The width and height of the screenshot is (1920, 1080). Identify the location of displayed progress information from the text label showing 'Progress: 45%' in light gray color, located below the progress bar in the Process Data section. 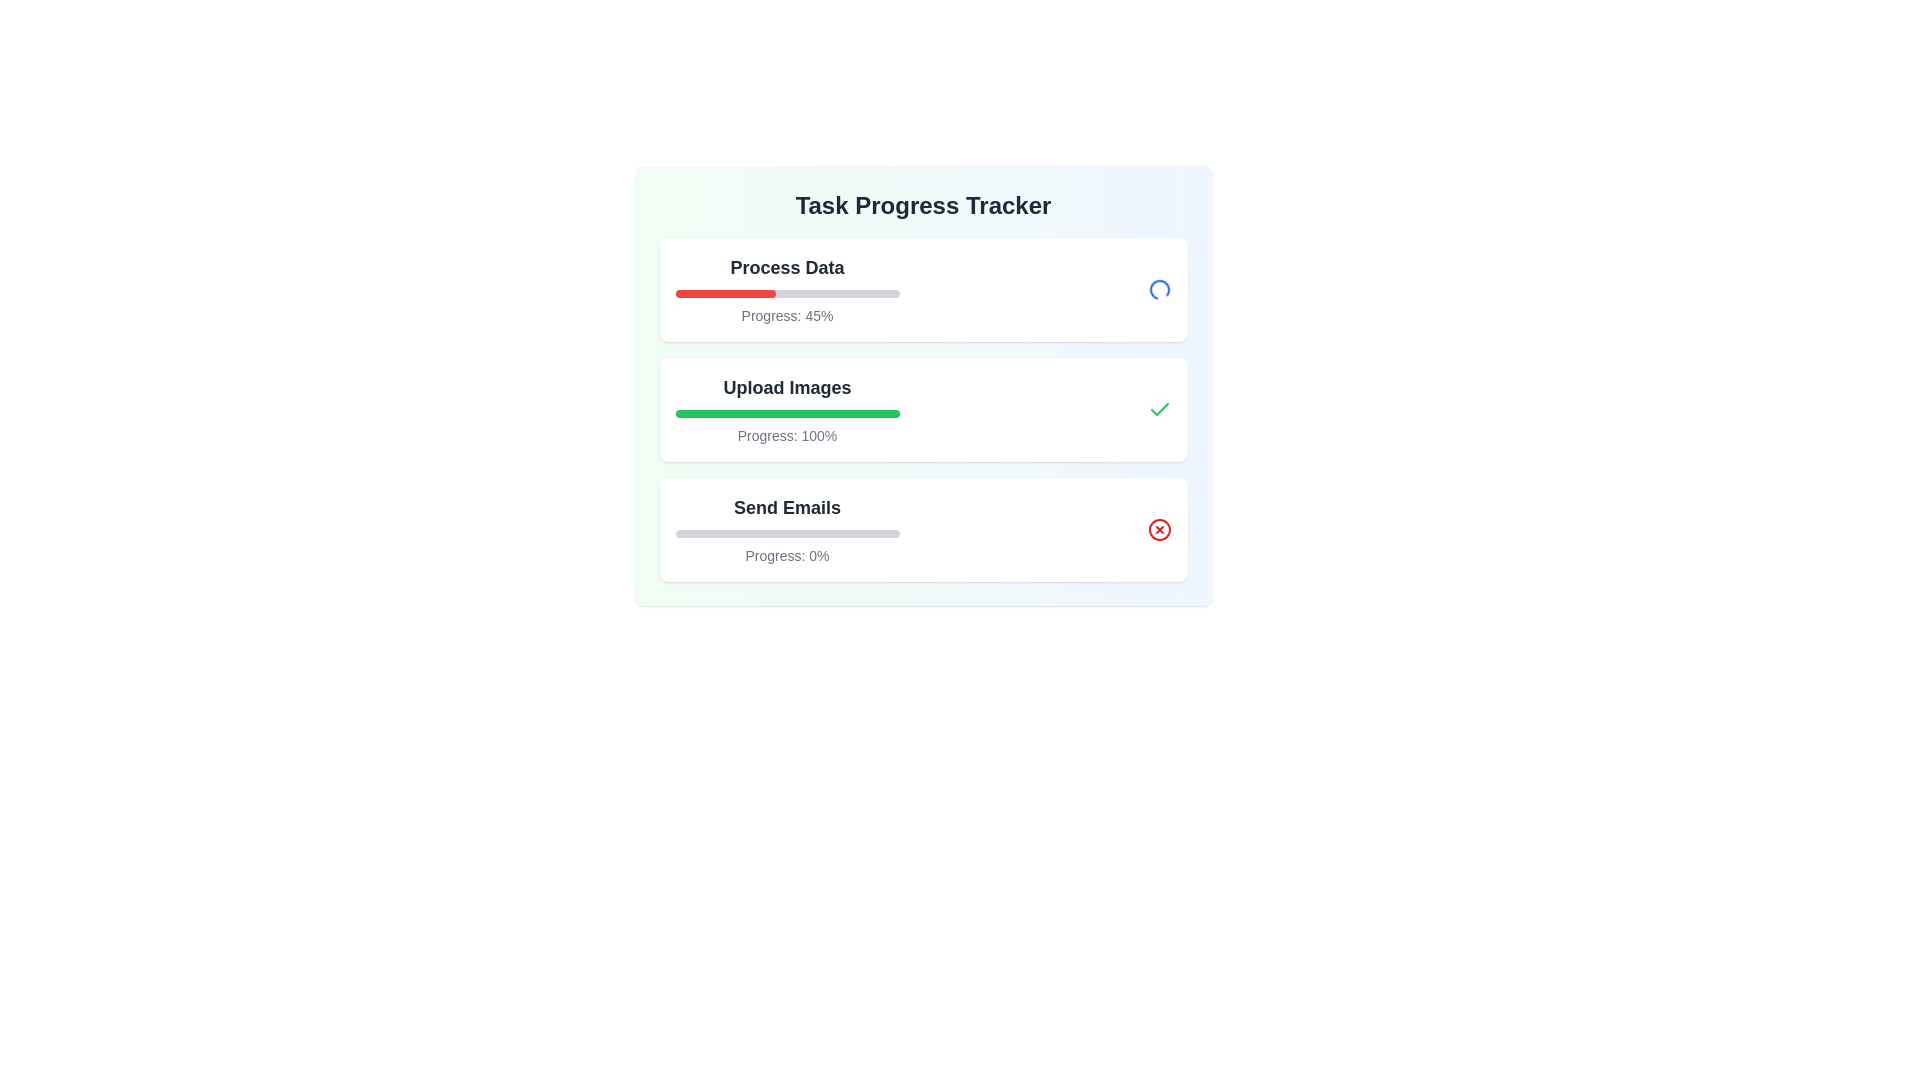
(786, 315).